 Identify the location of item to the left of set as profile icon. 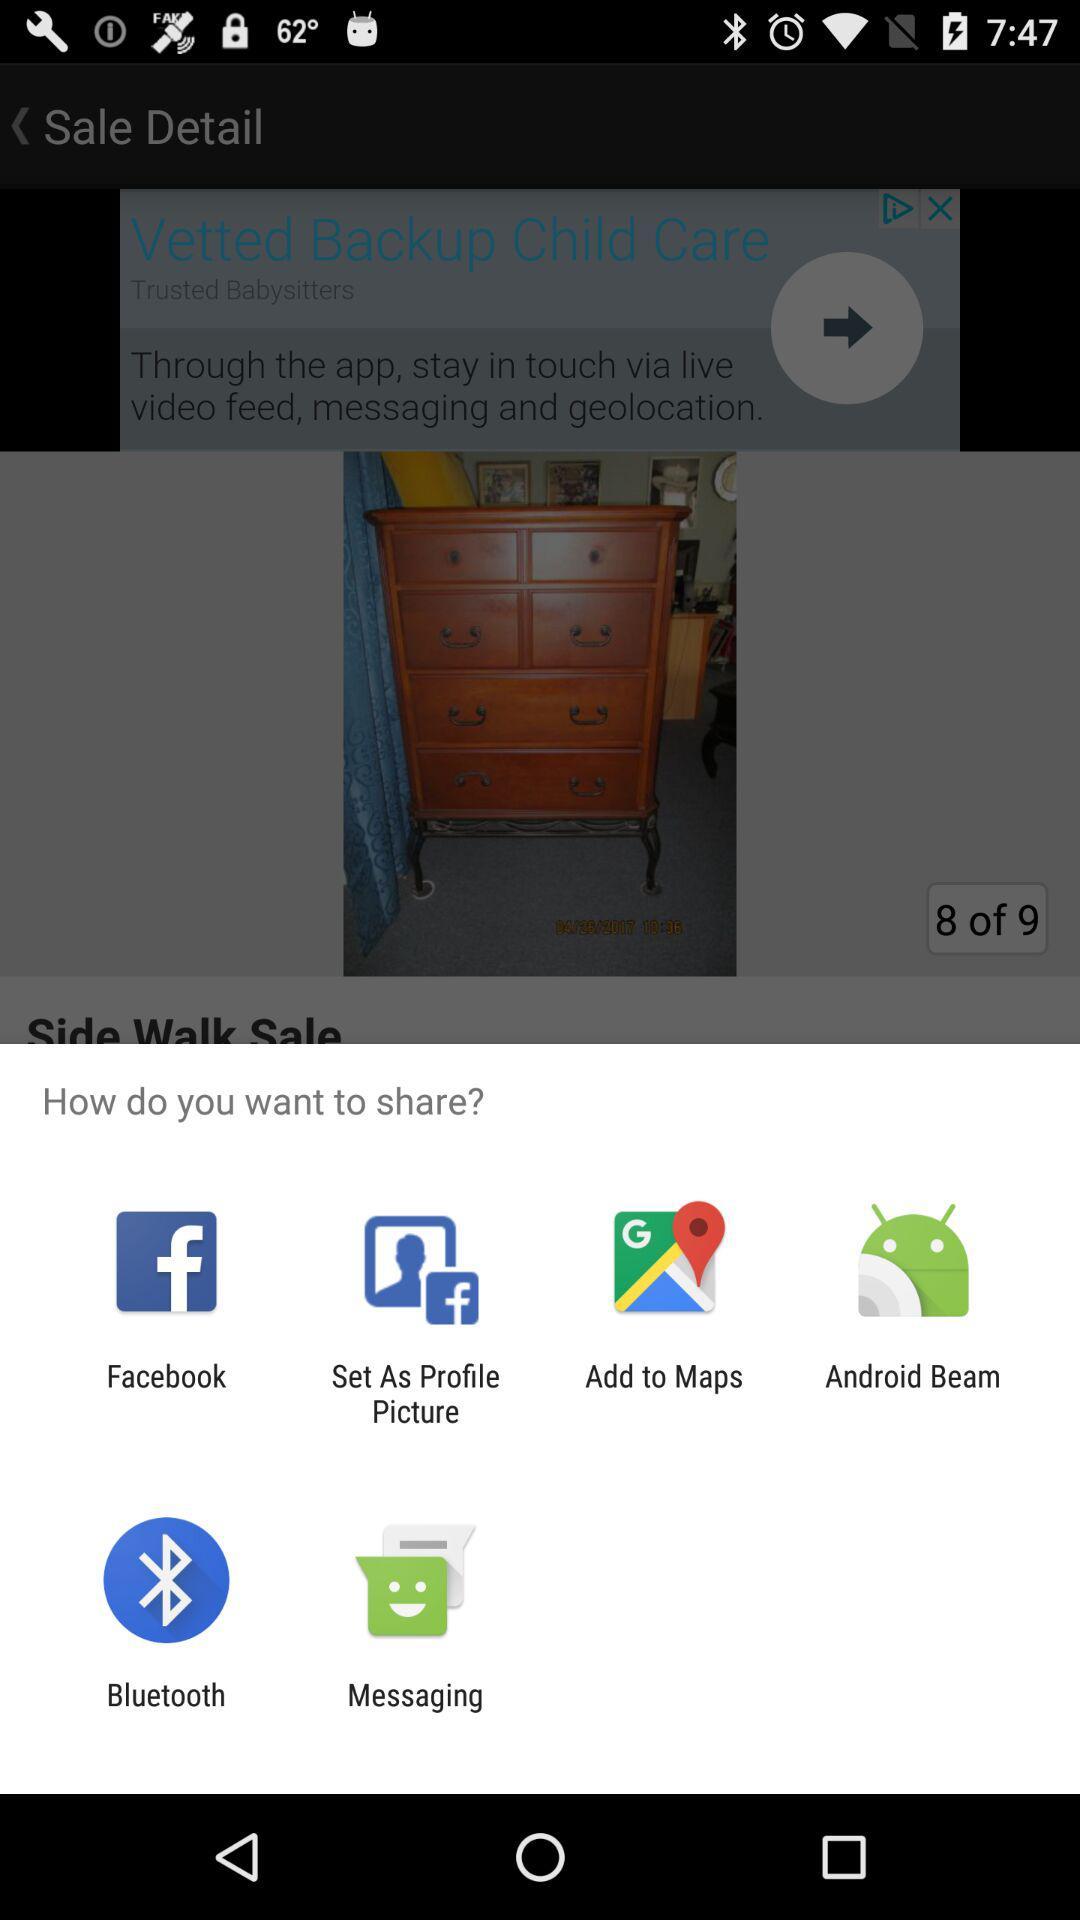
(165, 1392).